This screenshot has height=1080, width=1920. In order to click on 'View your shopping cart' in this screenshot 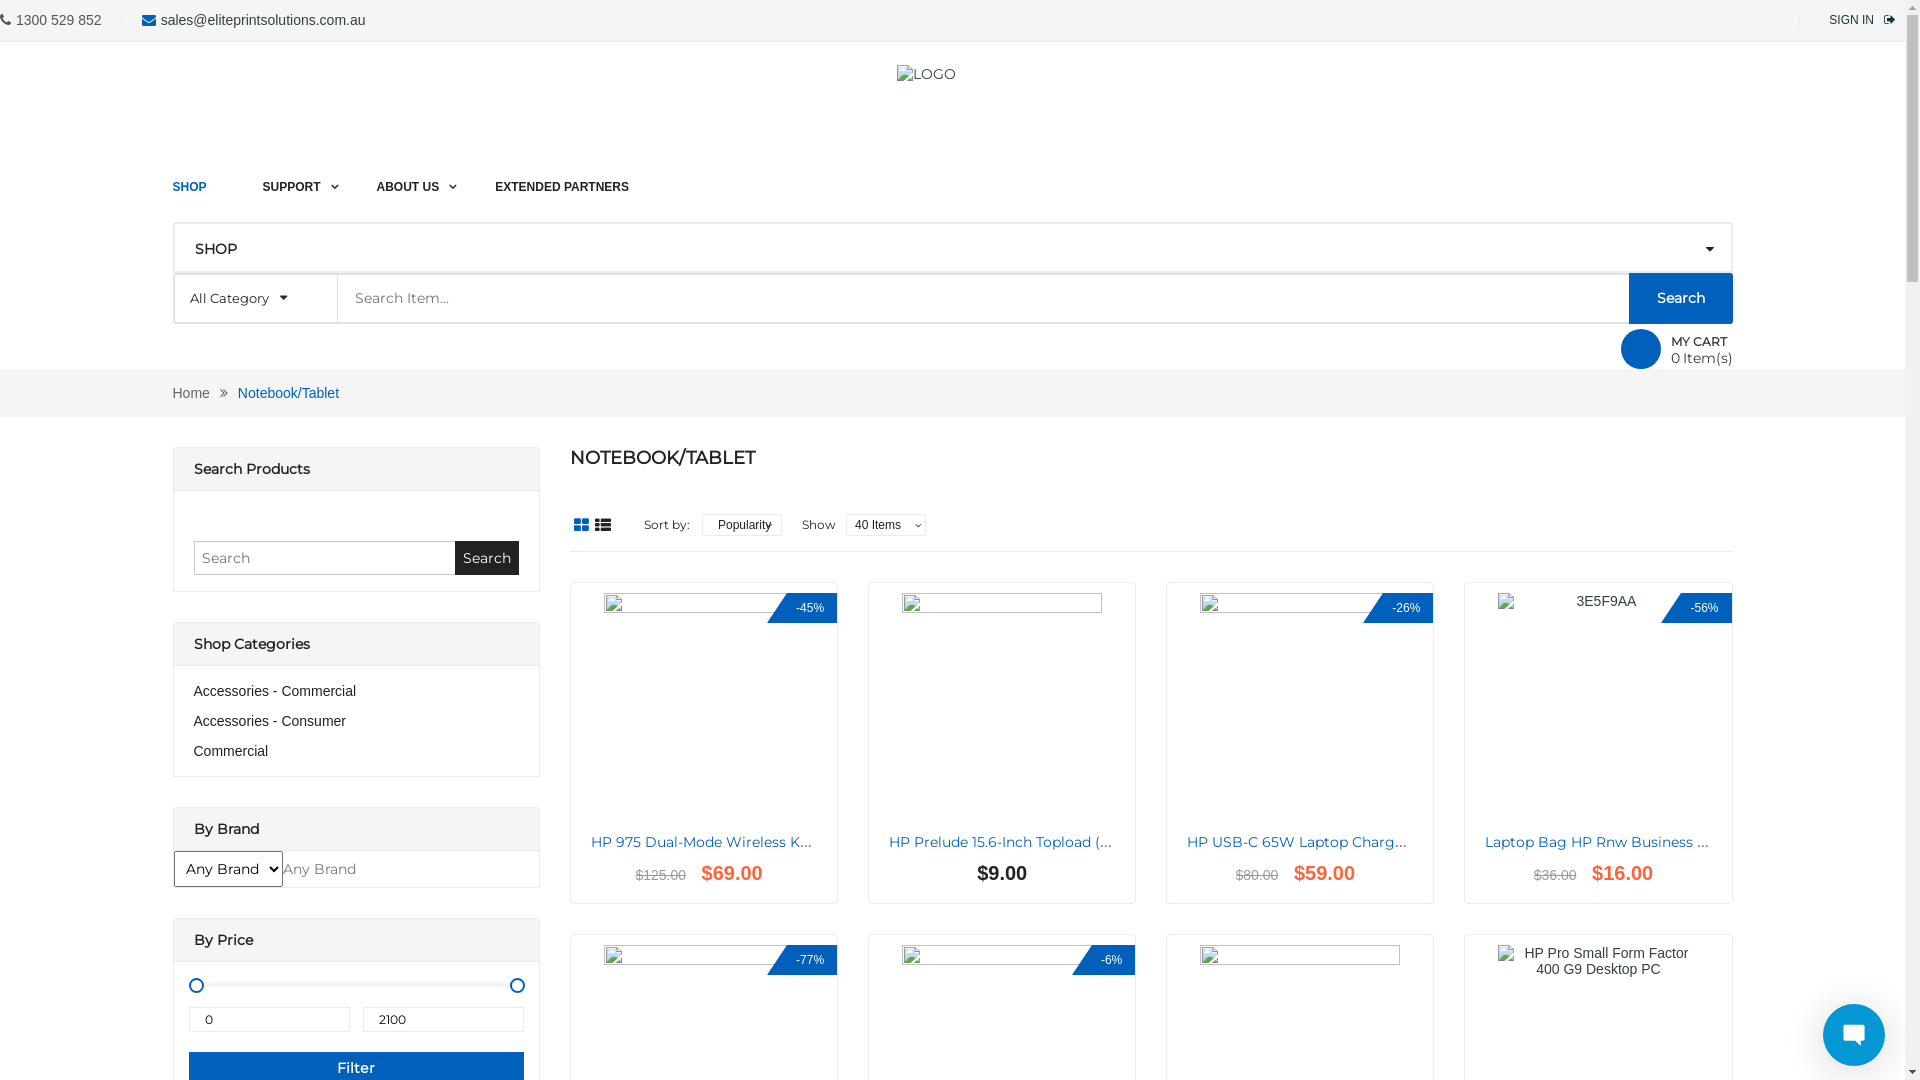, I will do `click(1640, 347)`.